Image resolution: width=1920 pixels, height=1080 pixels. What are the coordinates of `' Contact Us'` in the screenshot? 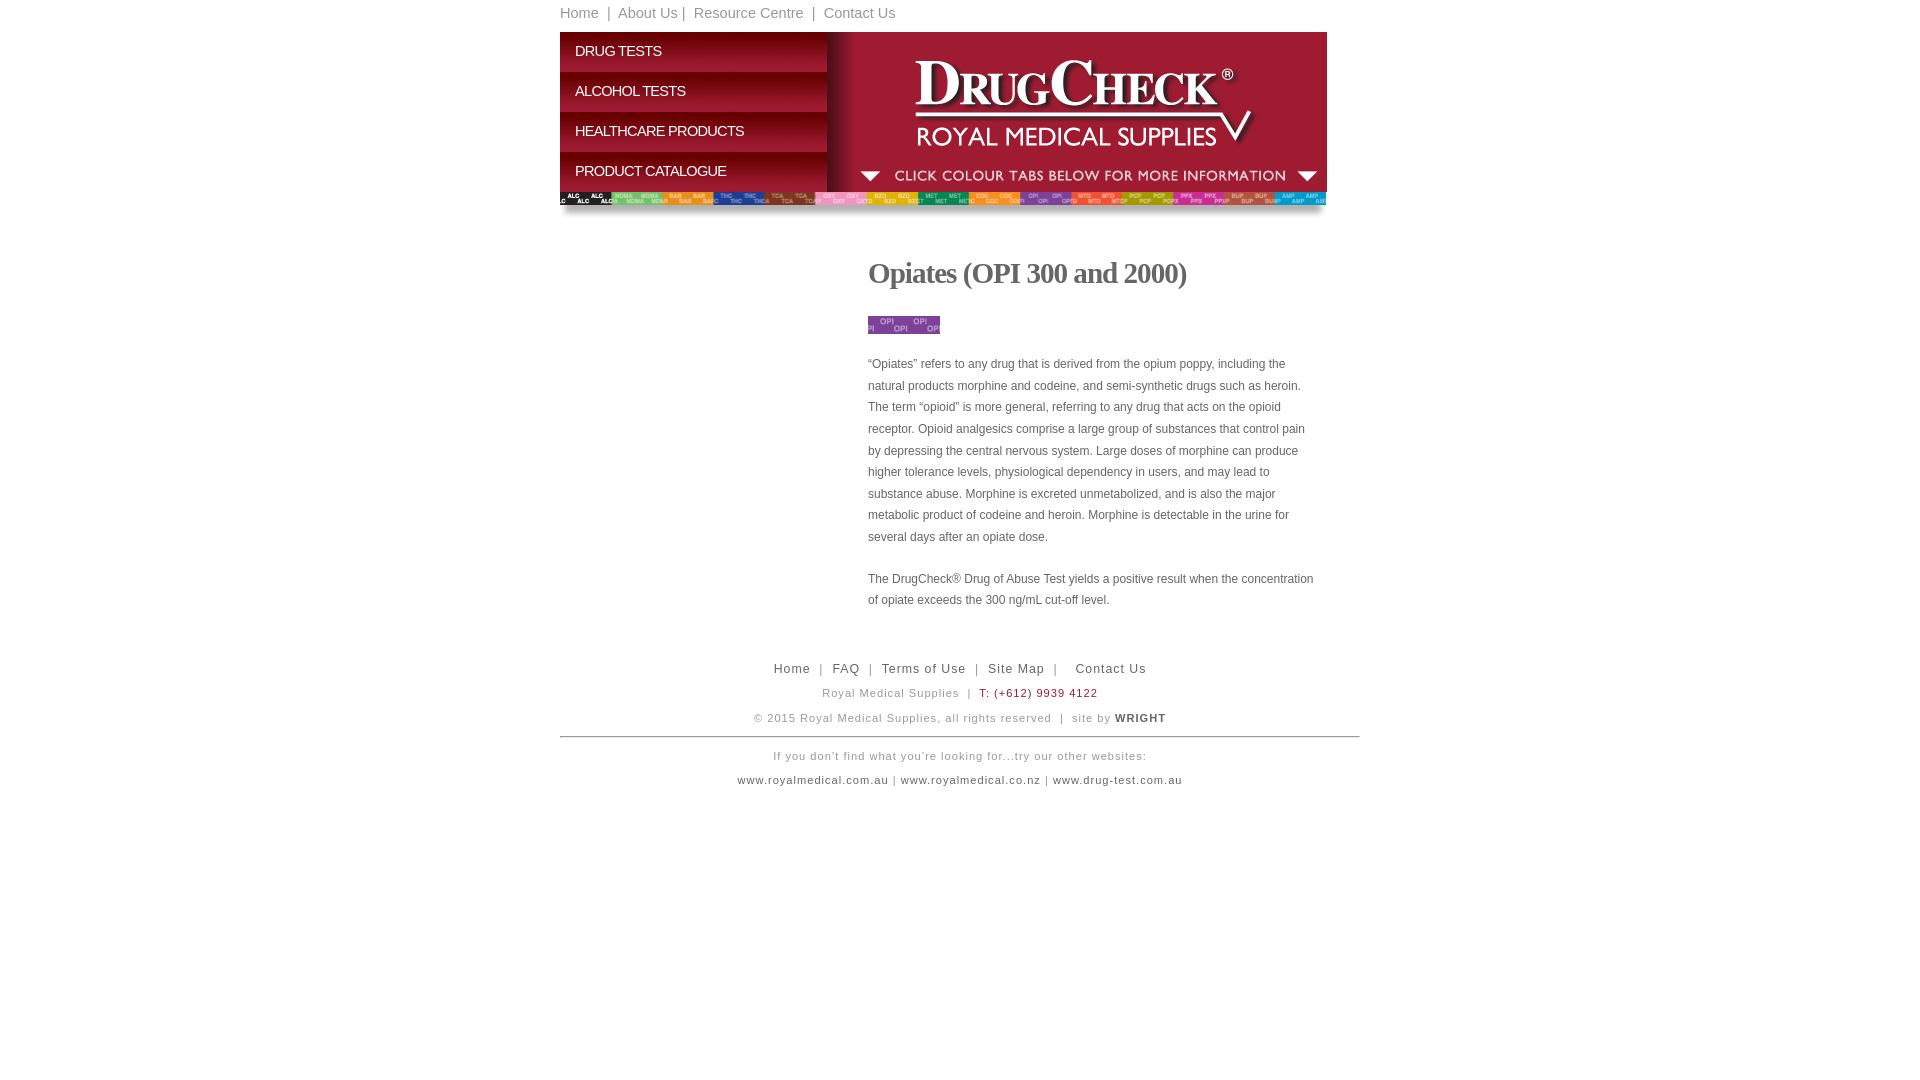 It's located at (858, 12).